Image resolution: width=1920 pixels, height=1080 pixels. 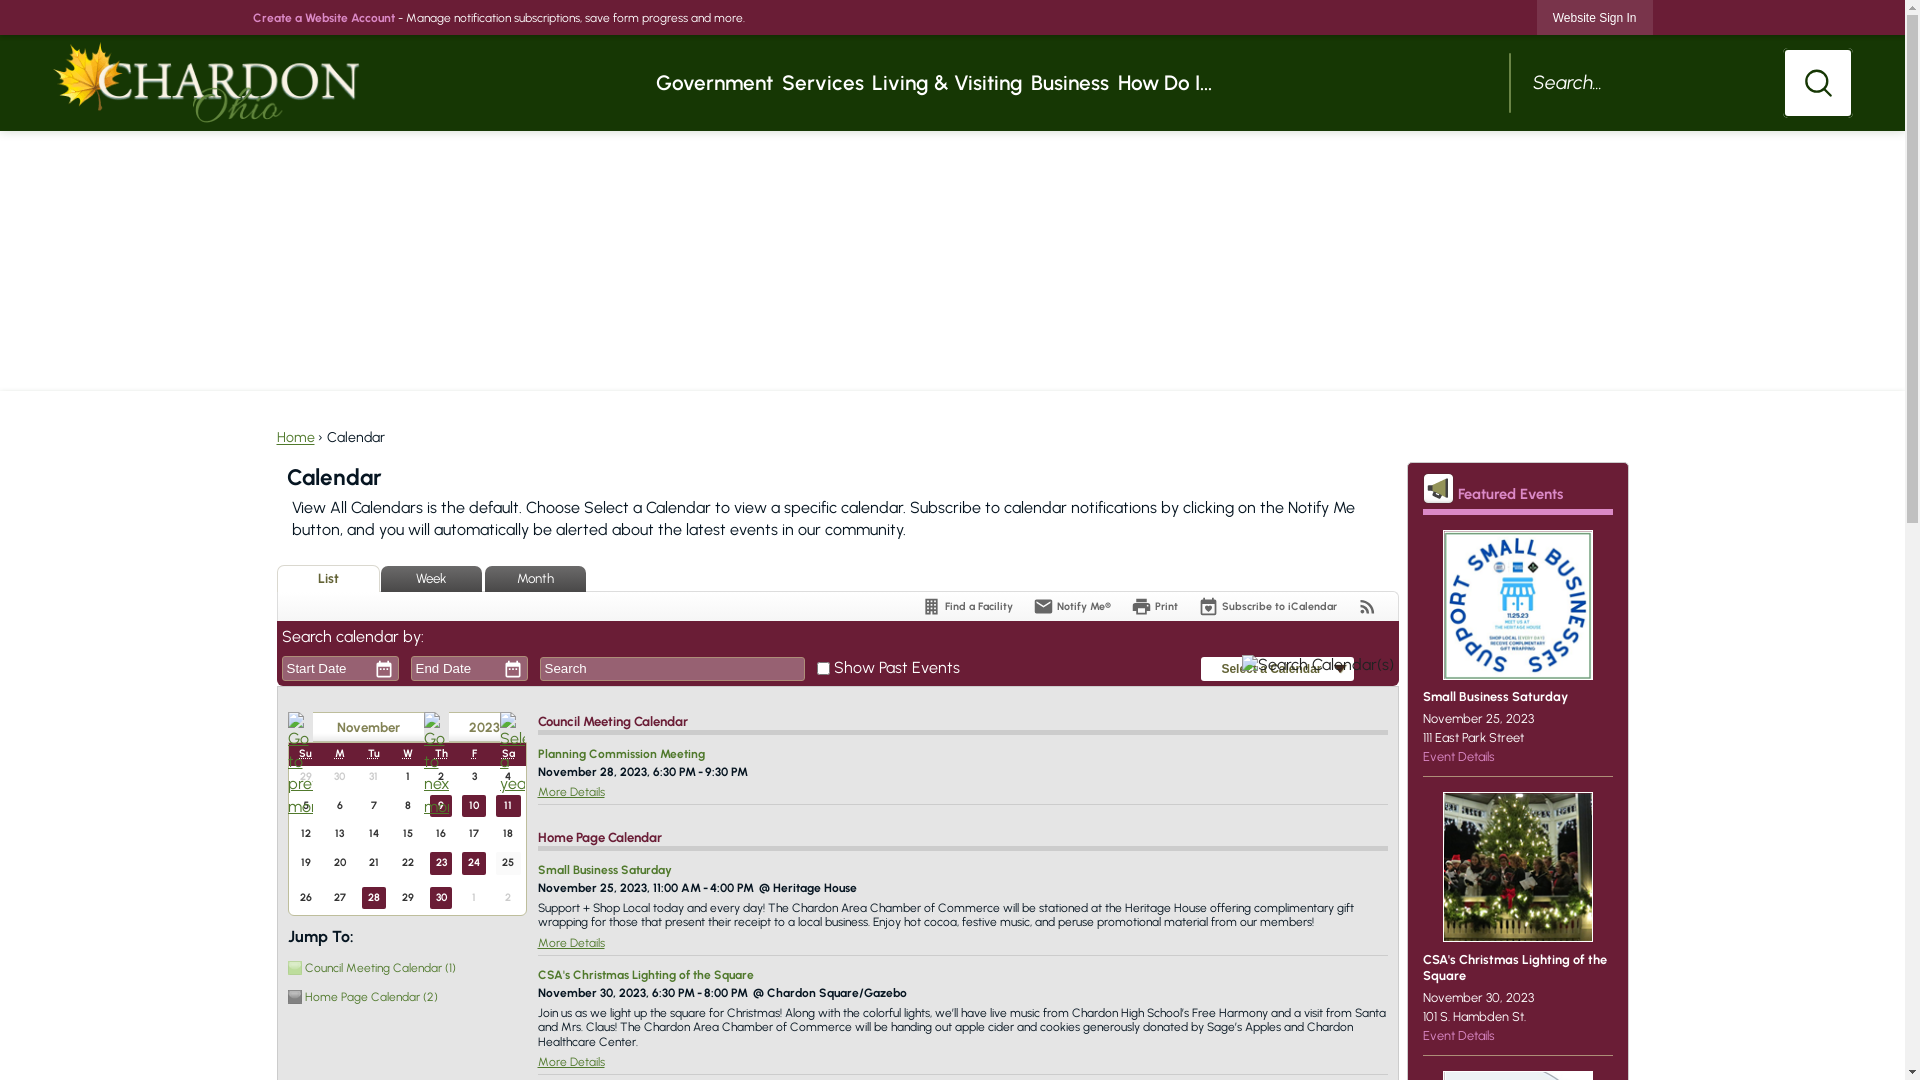 I want to click on 'christmas-lighting-free-harmony-1024x768', so click(x=1516, y=866).